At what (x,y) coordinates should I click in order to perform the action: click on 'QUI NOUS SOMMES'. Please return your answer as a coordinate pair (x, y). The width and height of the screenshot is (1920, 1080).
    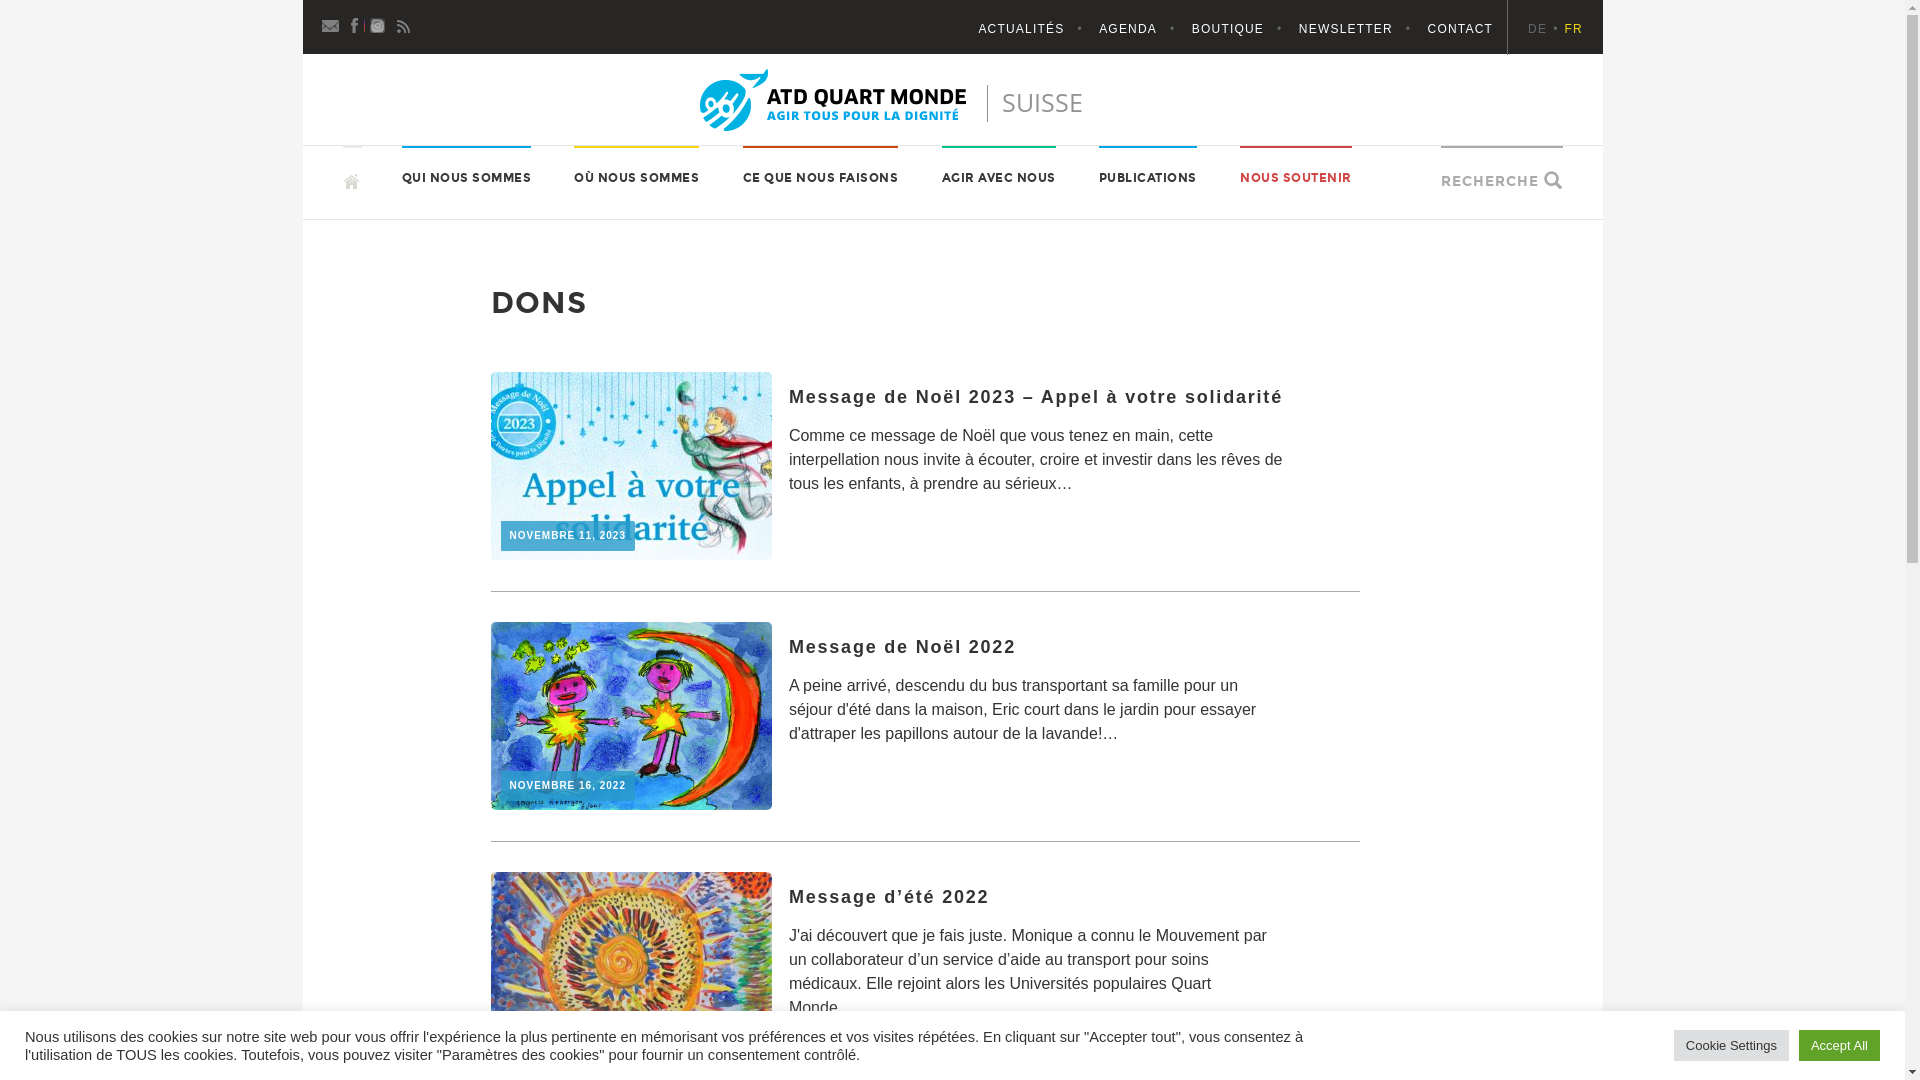
    Looking at the image, I should click on (465, 176).